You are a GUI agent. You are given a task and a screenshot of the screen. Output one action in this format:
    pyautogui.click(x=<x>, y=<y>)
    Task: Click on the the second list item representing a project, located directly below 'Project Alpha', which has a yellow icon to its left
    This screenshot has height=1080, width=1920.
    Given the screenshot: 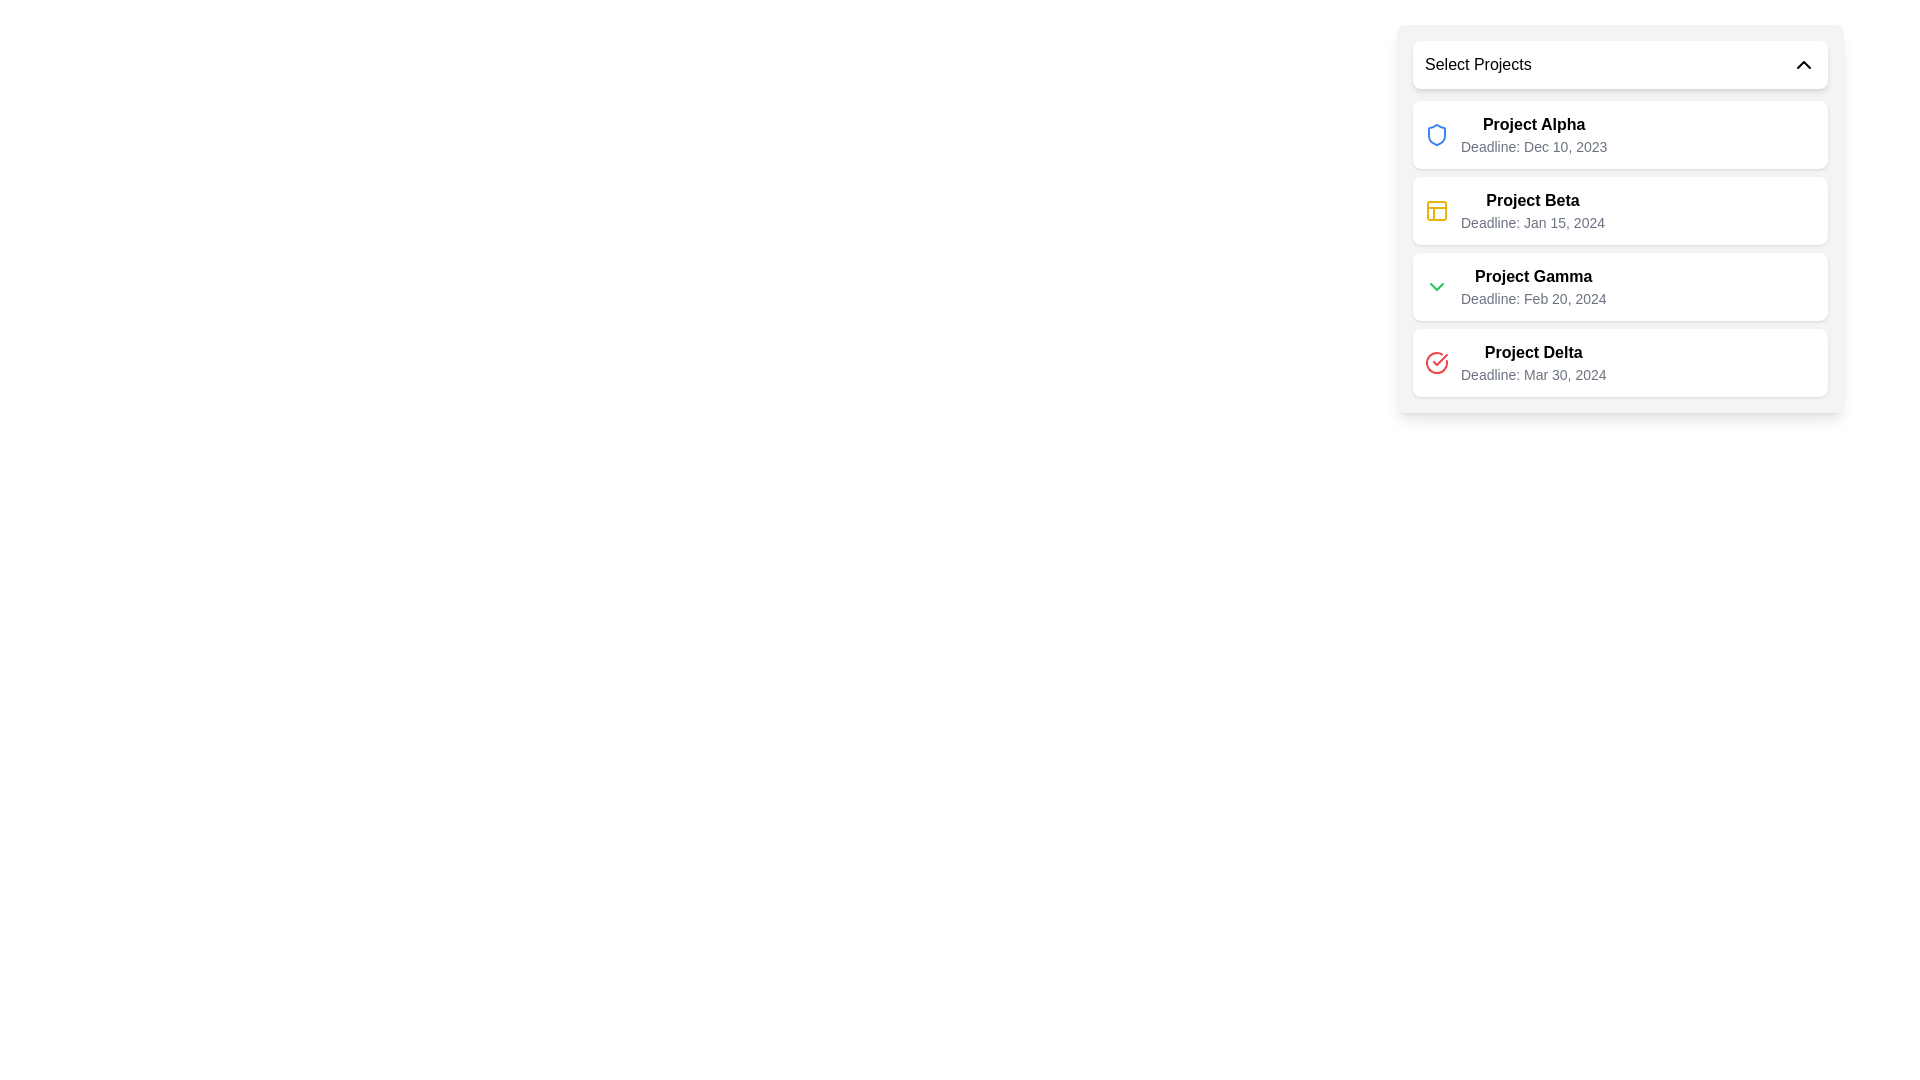 What is the action you would take?
    pyautogui.click(x=1531, y=211)
    